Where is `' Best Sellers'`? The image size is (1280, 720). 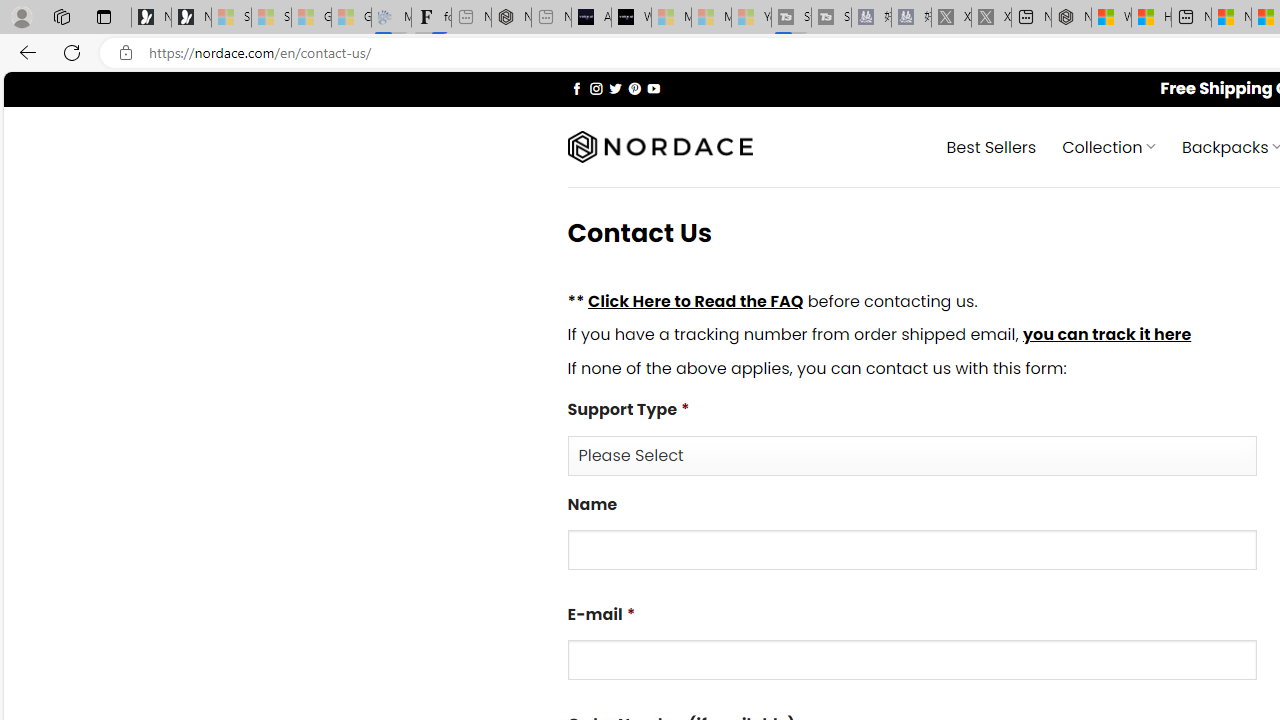 ' Best Sellers' is located at coordinates (991, 145).